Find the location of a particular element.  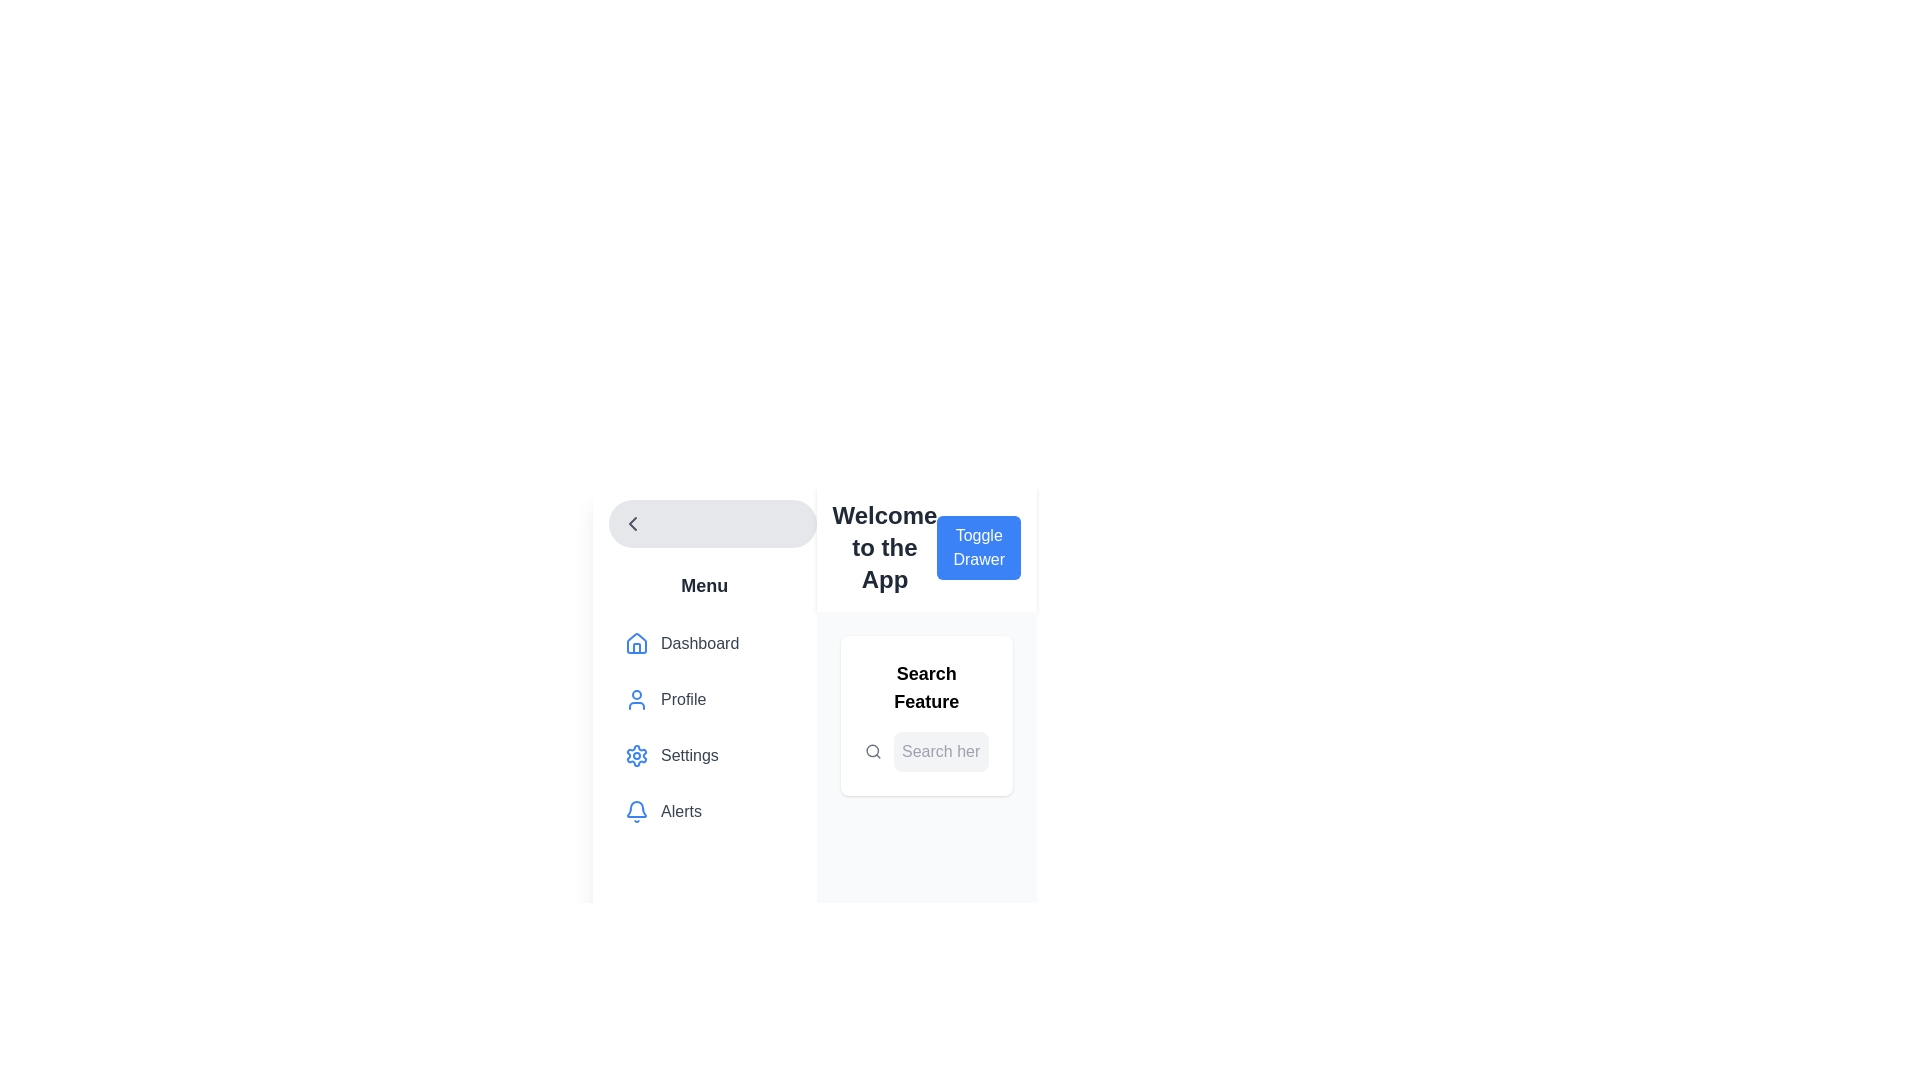

the button located to the right of the title text 'Welcome to the App' is located at coordinates (979, 547).